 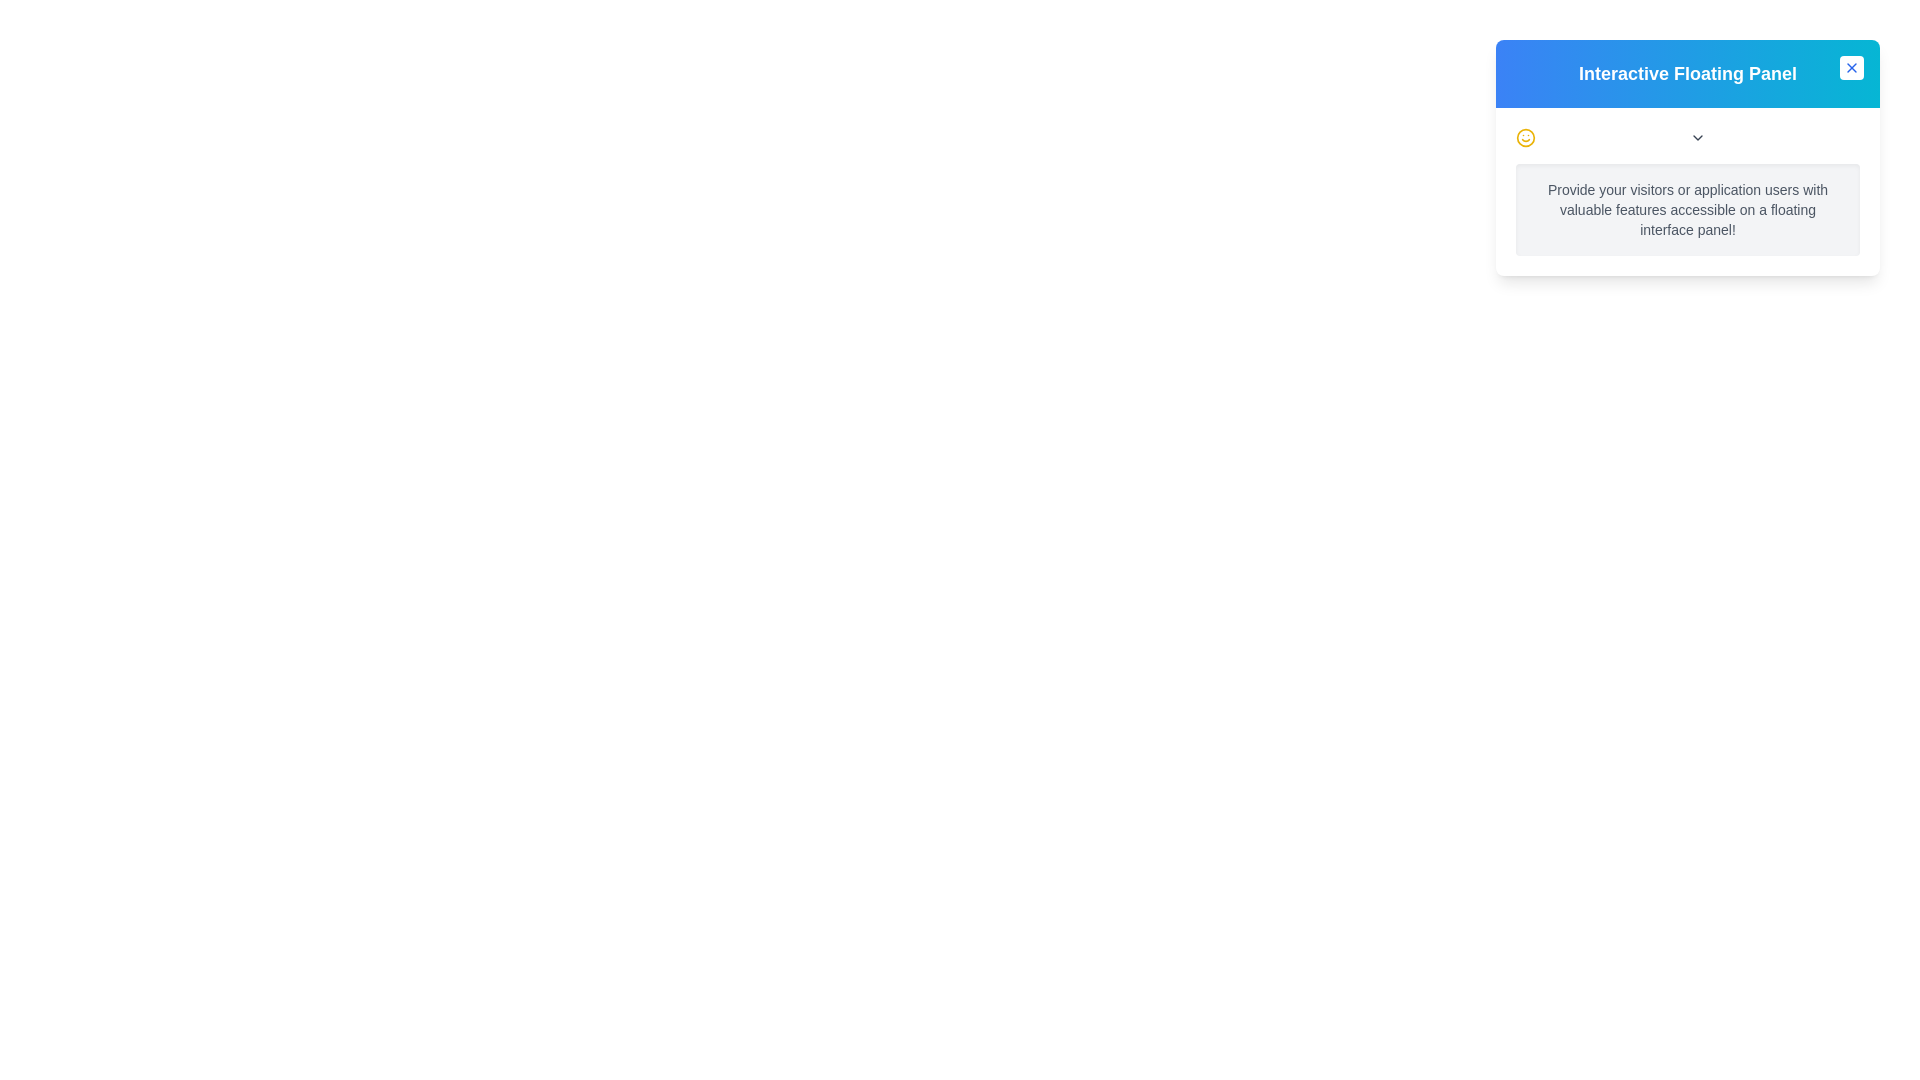 I want to click on the downward triangle icon located in the dropdown menu situated near the top of the floating panel, directly underneath the title bar, so click(x=1687, y=137).